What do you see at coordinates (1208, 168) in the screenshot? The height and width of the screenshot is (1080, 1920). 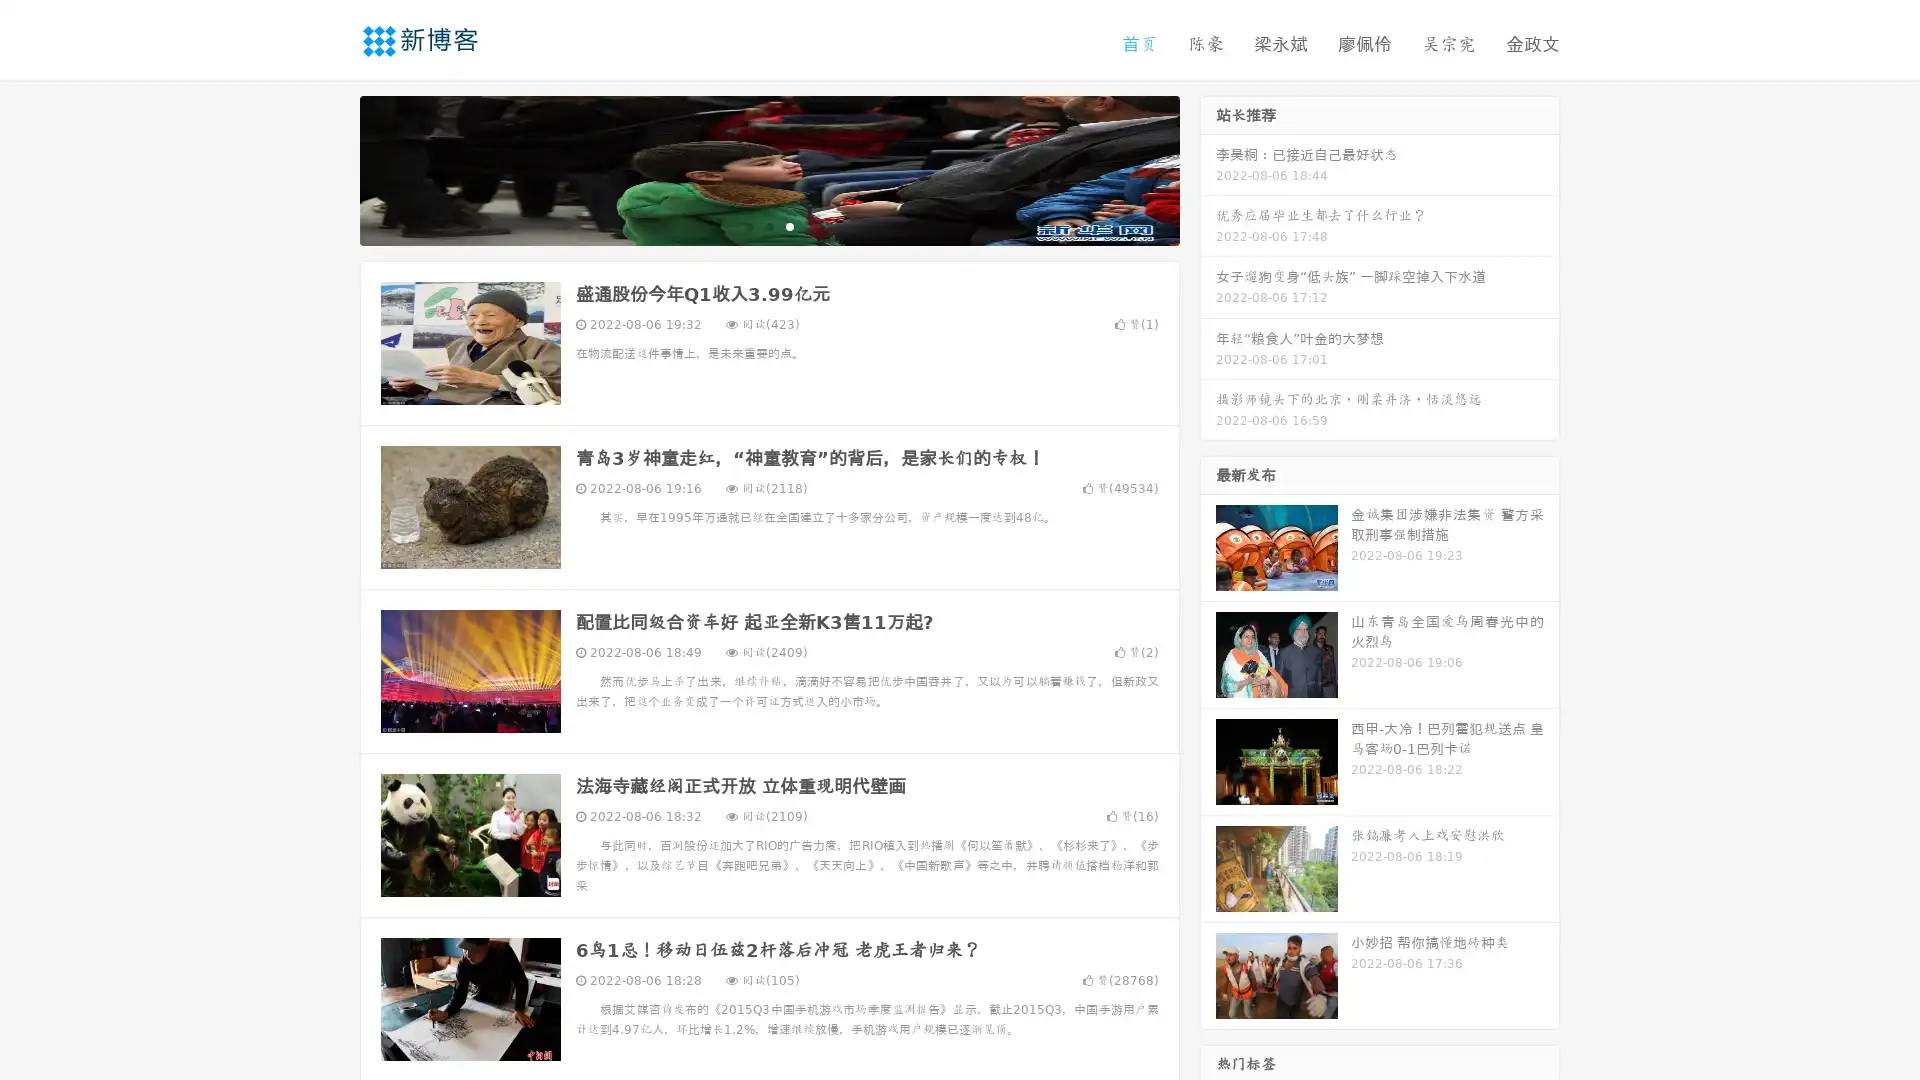 I see `Next slide` at bounding box center [1208, 168].